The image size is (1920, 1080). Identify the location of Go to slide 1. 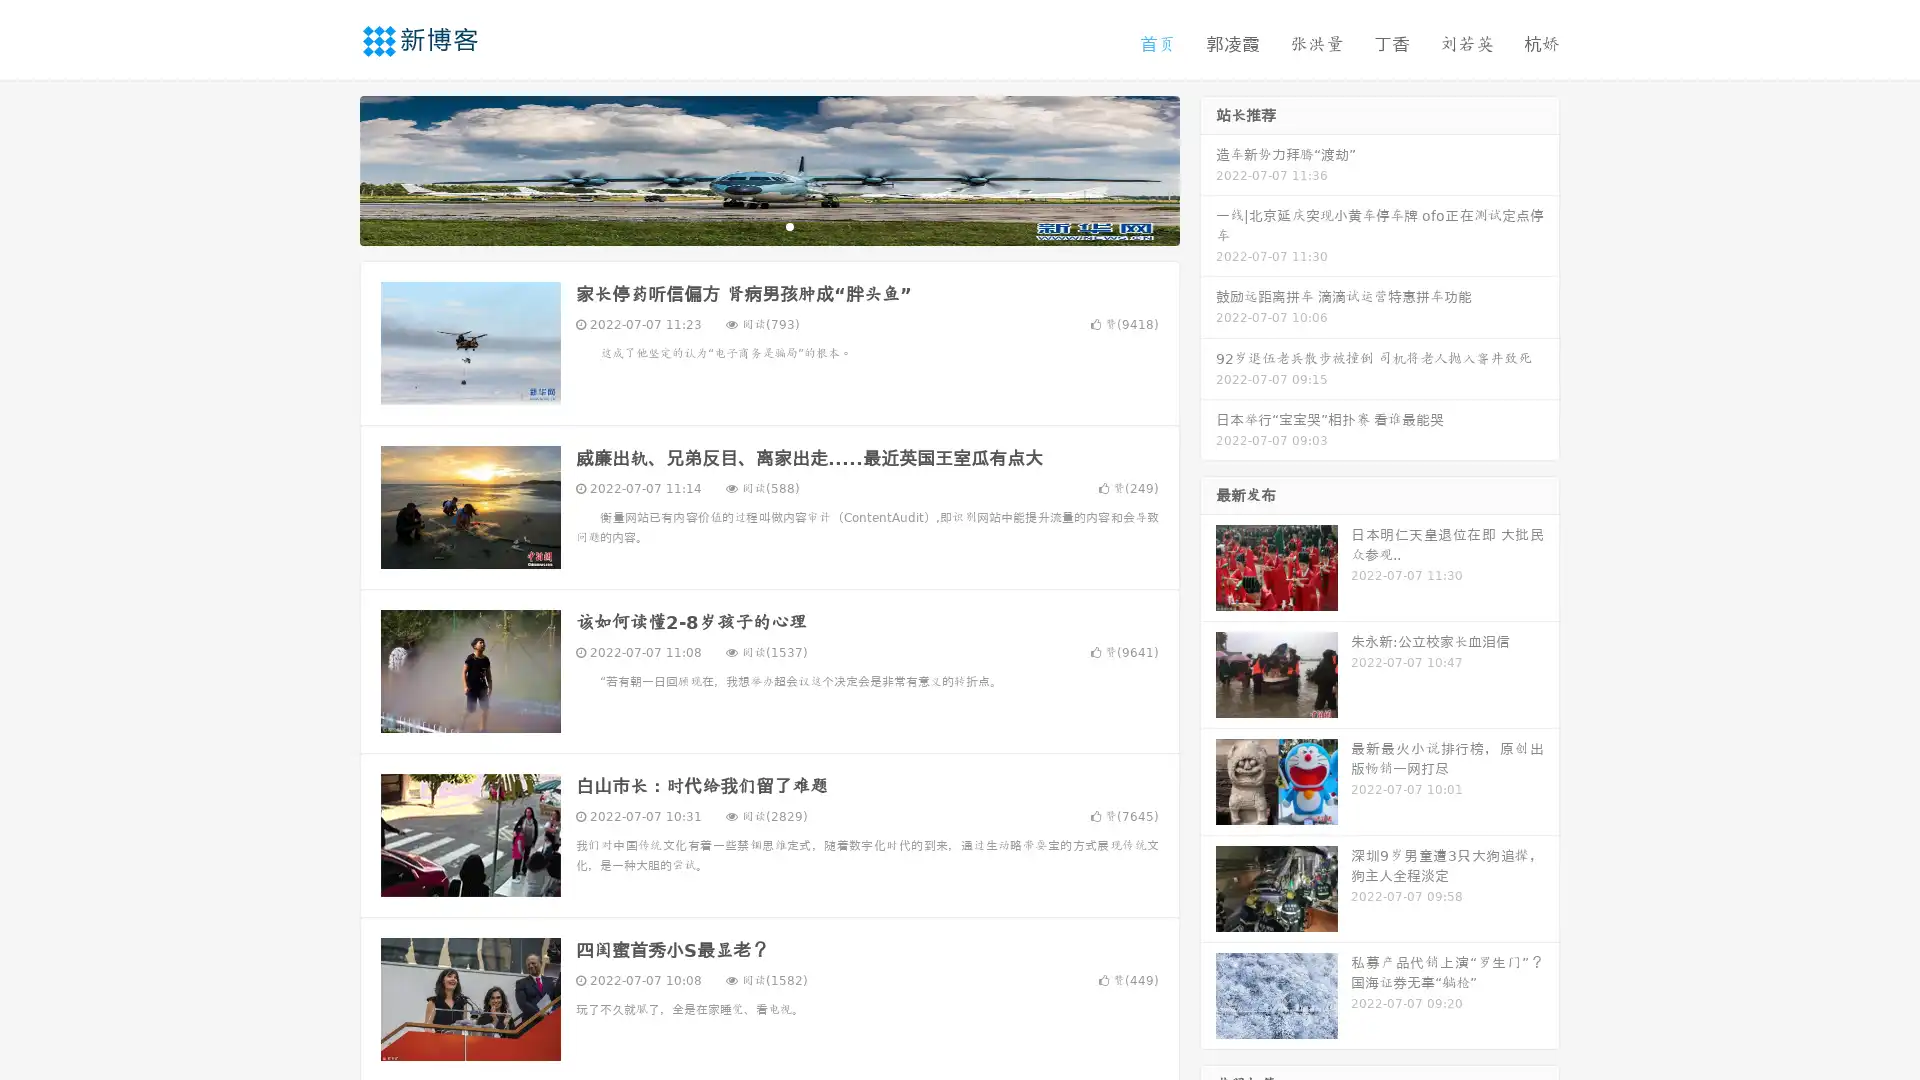
(748, 225).